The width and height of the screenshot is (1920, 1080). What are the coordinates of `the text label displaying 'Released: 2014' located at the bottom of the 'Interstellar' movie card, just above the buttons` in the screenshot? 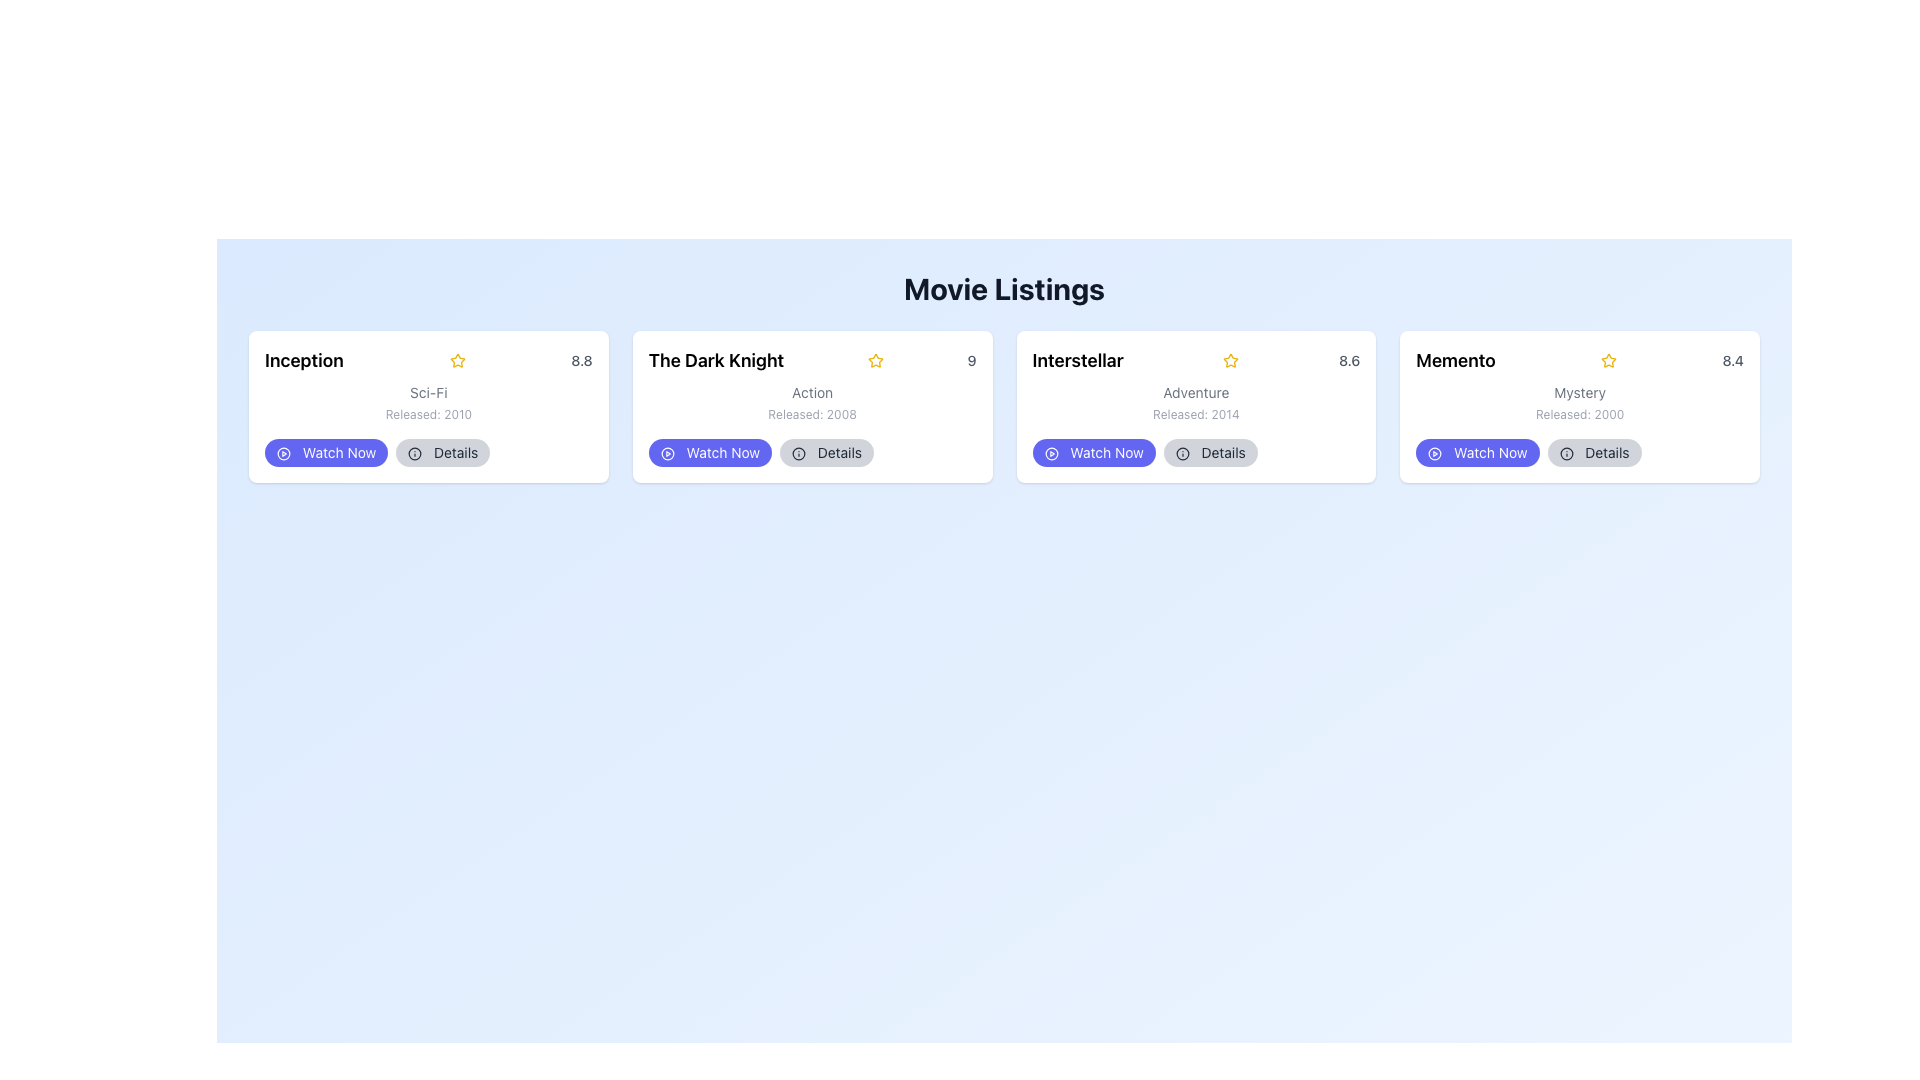 It's located at (1196, 414).